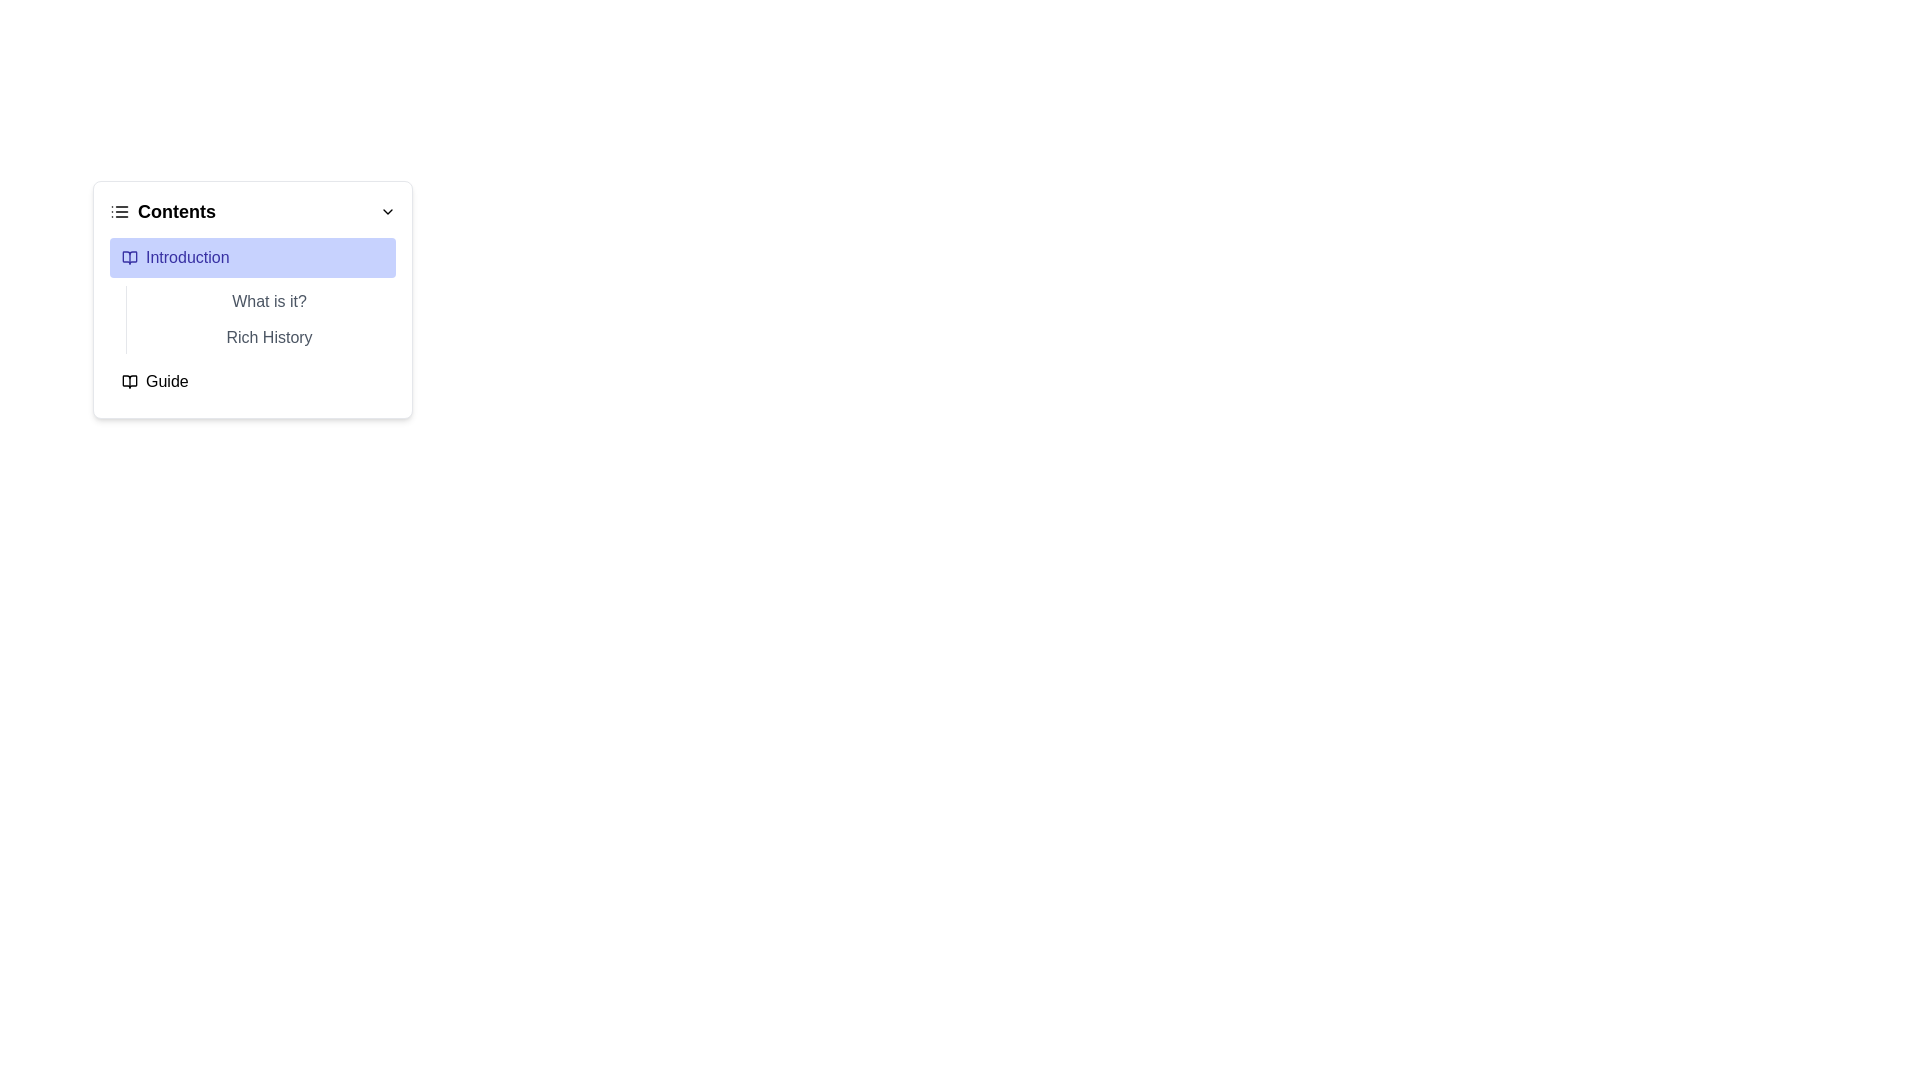  I want to click on the Header text element that serves as a title for the associated section, located at the top of the menu-like component, so click(163, 212).